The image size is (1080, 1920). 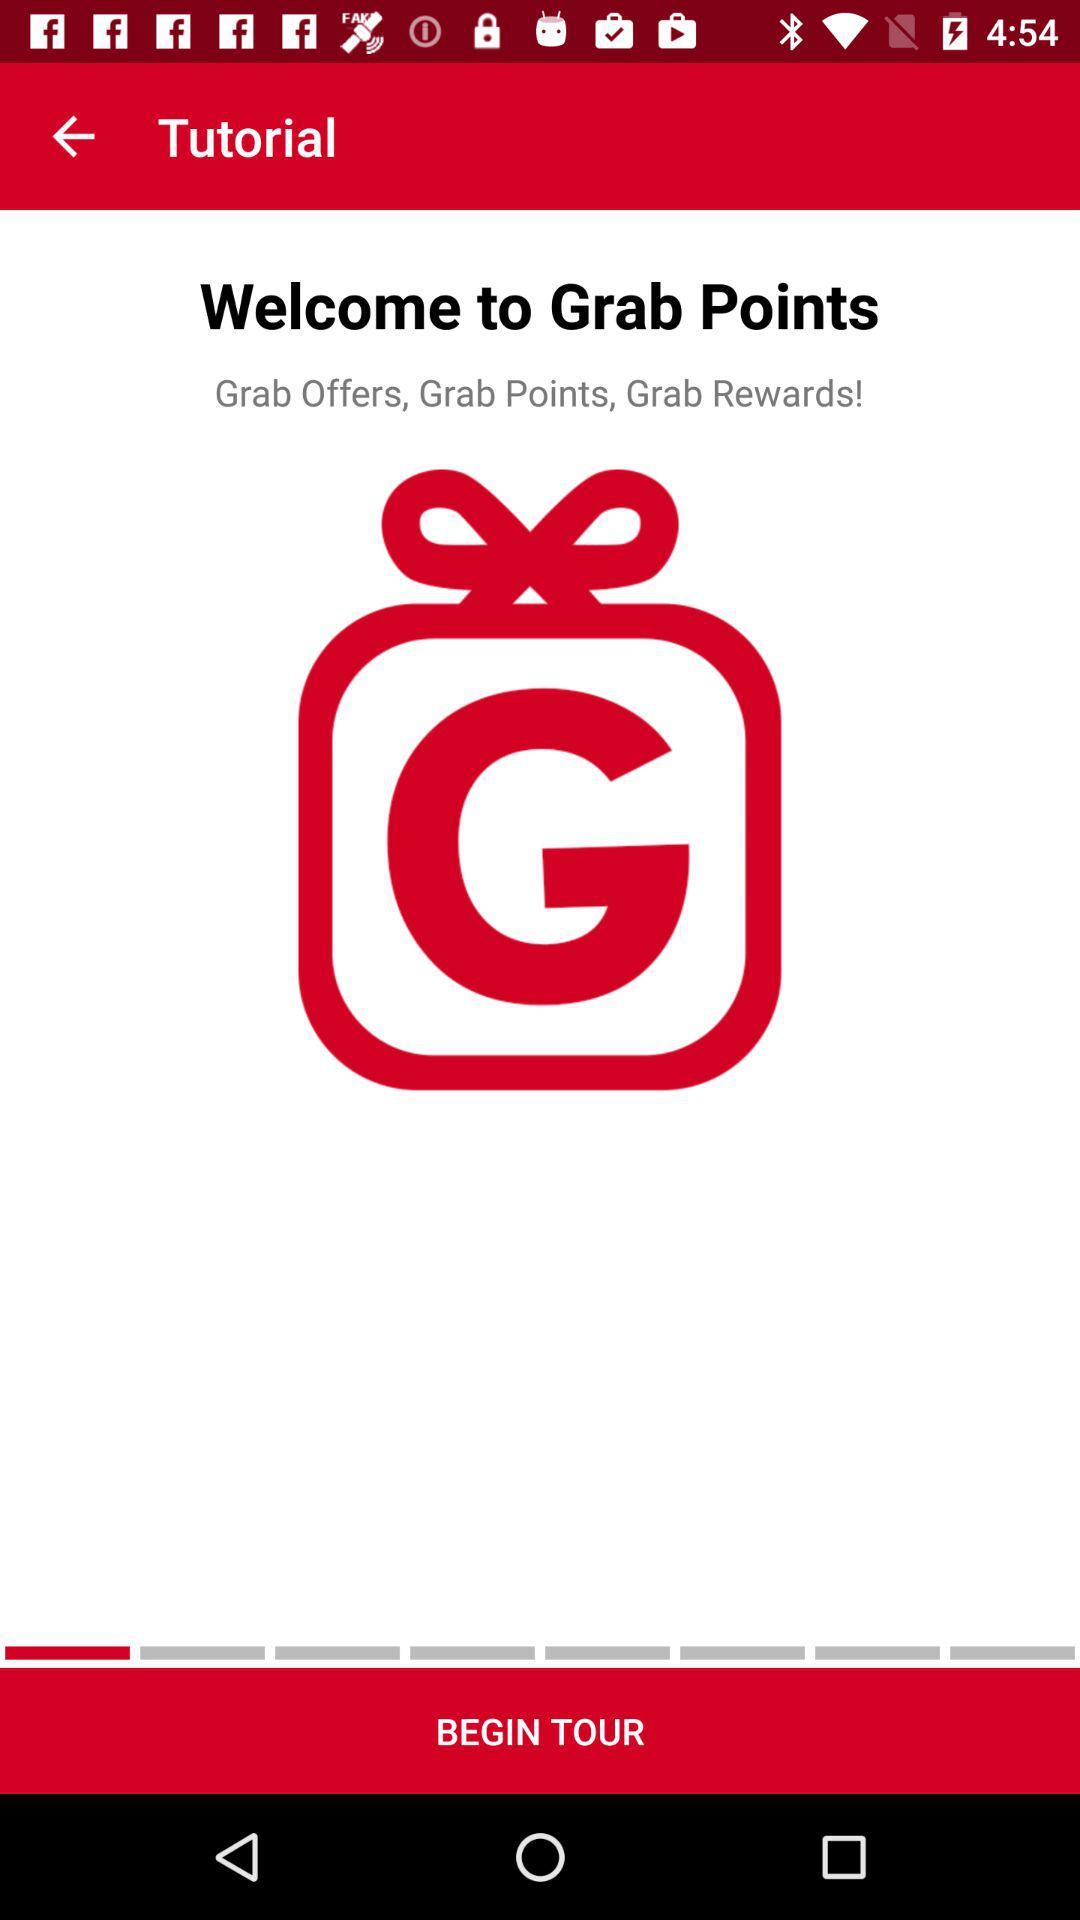 I want to click on the icon to the left of the tutorial app, so click(x=72, y=135).